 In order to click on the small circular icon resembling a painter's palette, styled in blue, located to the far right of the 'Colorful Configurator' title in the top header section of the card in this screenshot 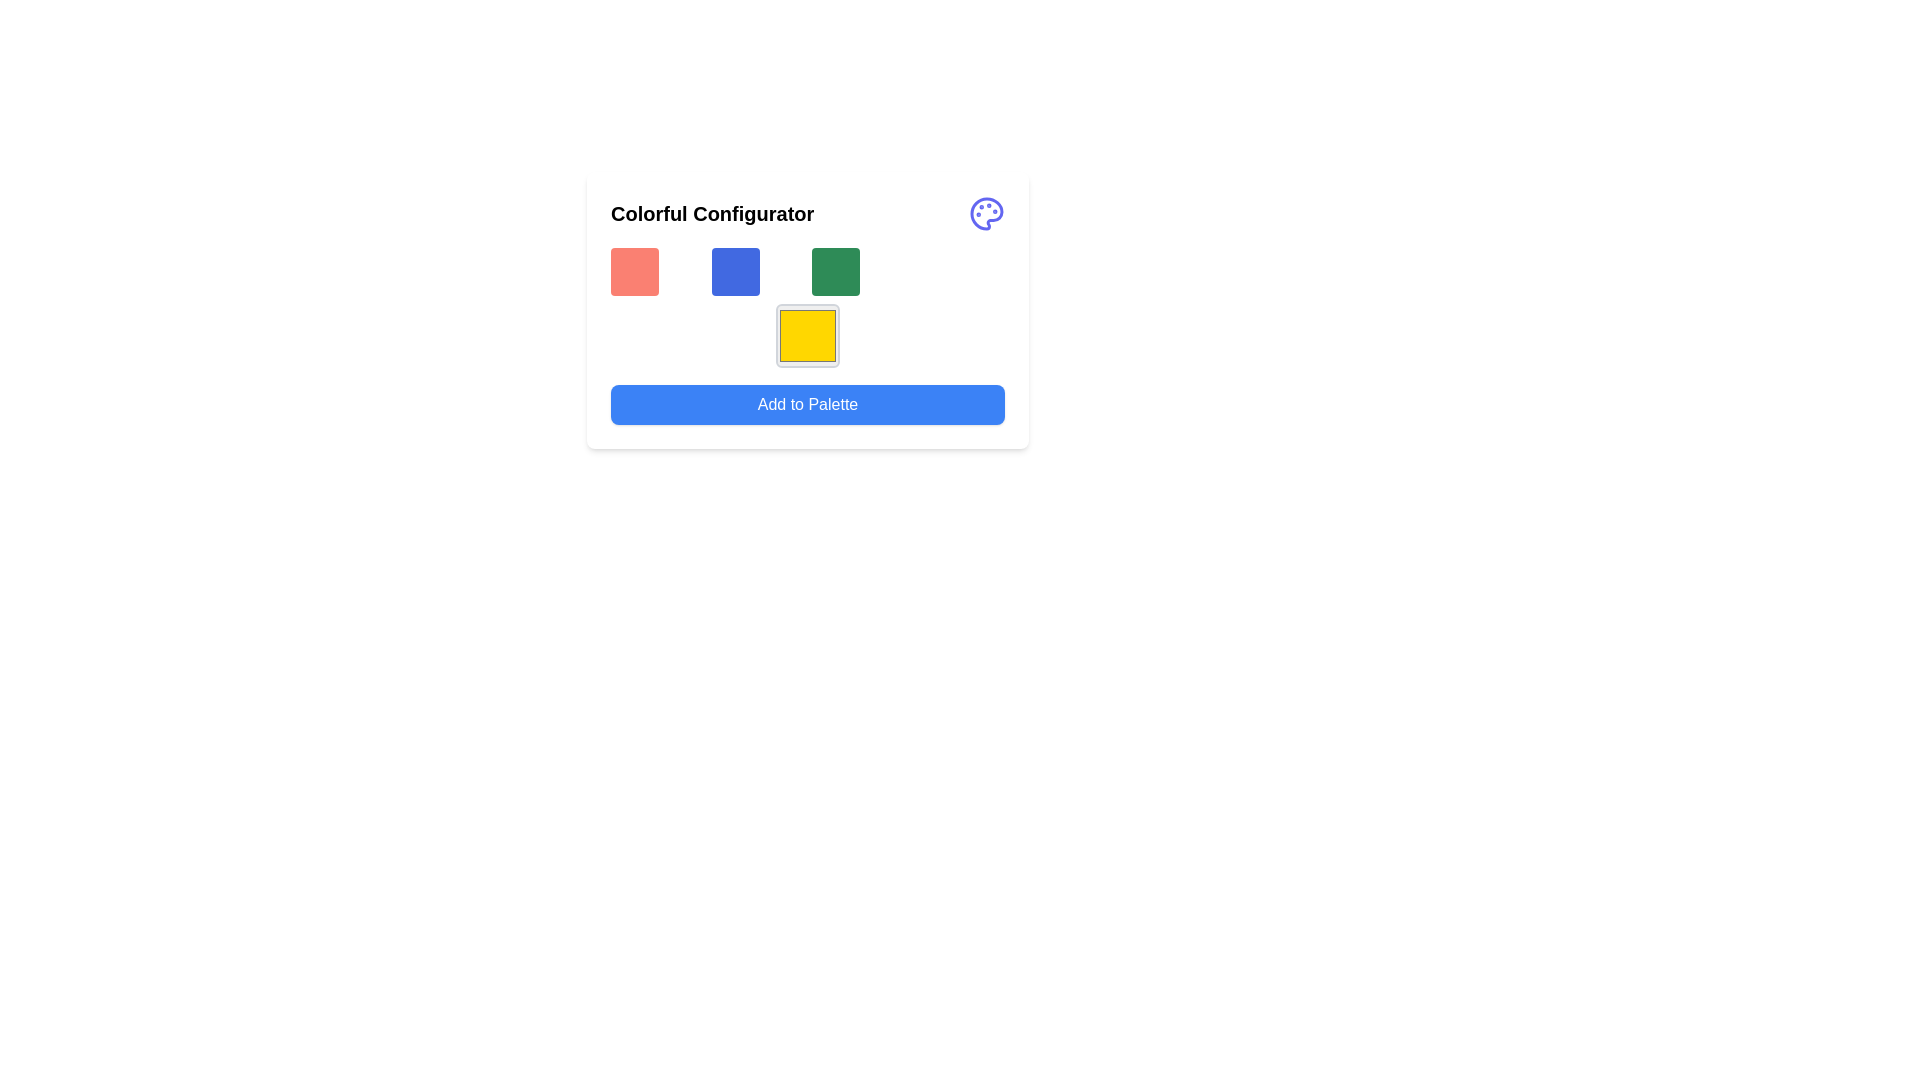, I will do `click(987, 213)`.